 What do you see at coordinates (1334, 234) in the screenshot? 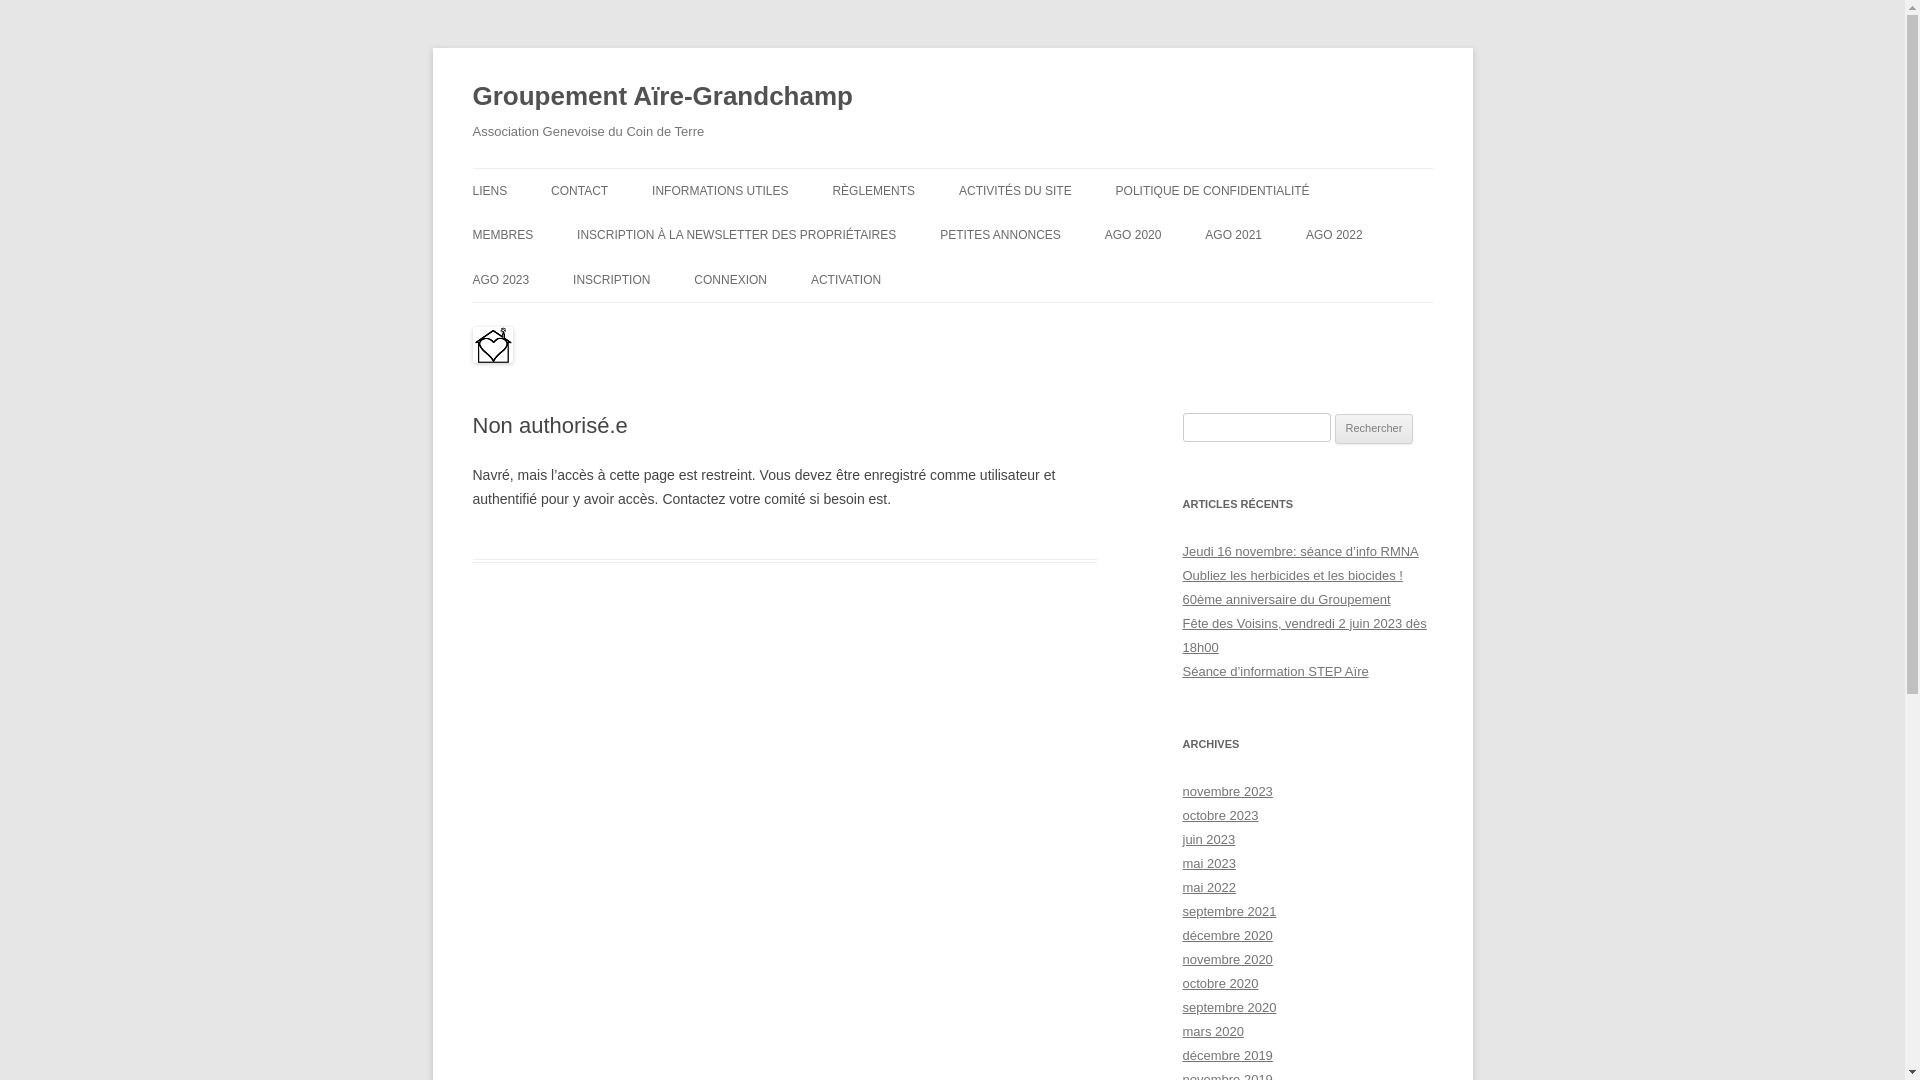
I see `'AGO 2022'` at bounding box center [1334, 234].